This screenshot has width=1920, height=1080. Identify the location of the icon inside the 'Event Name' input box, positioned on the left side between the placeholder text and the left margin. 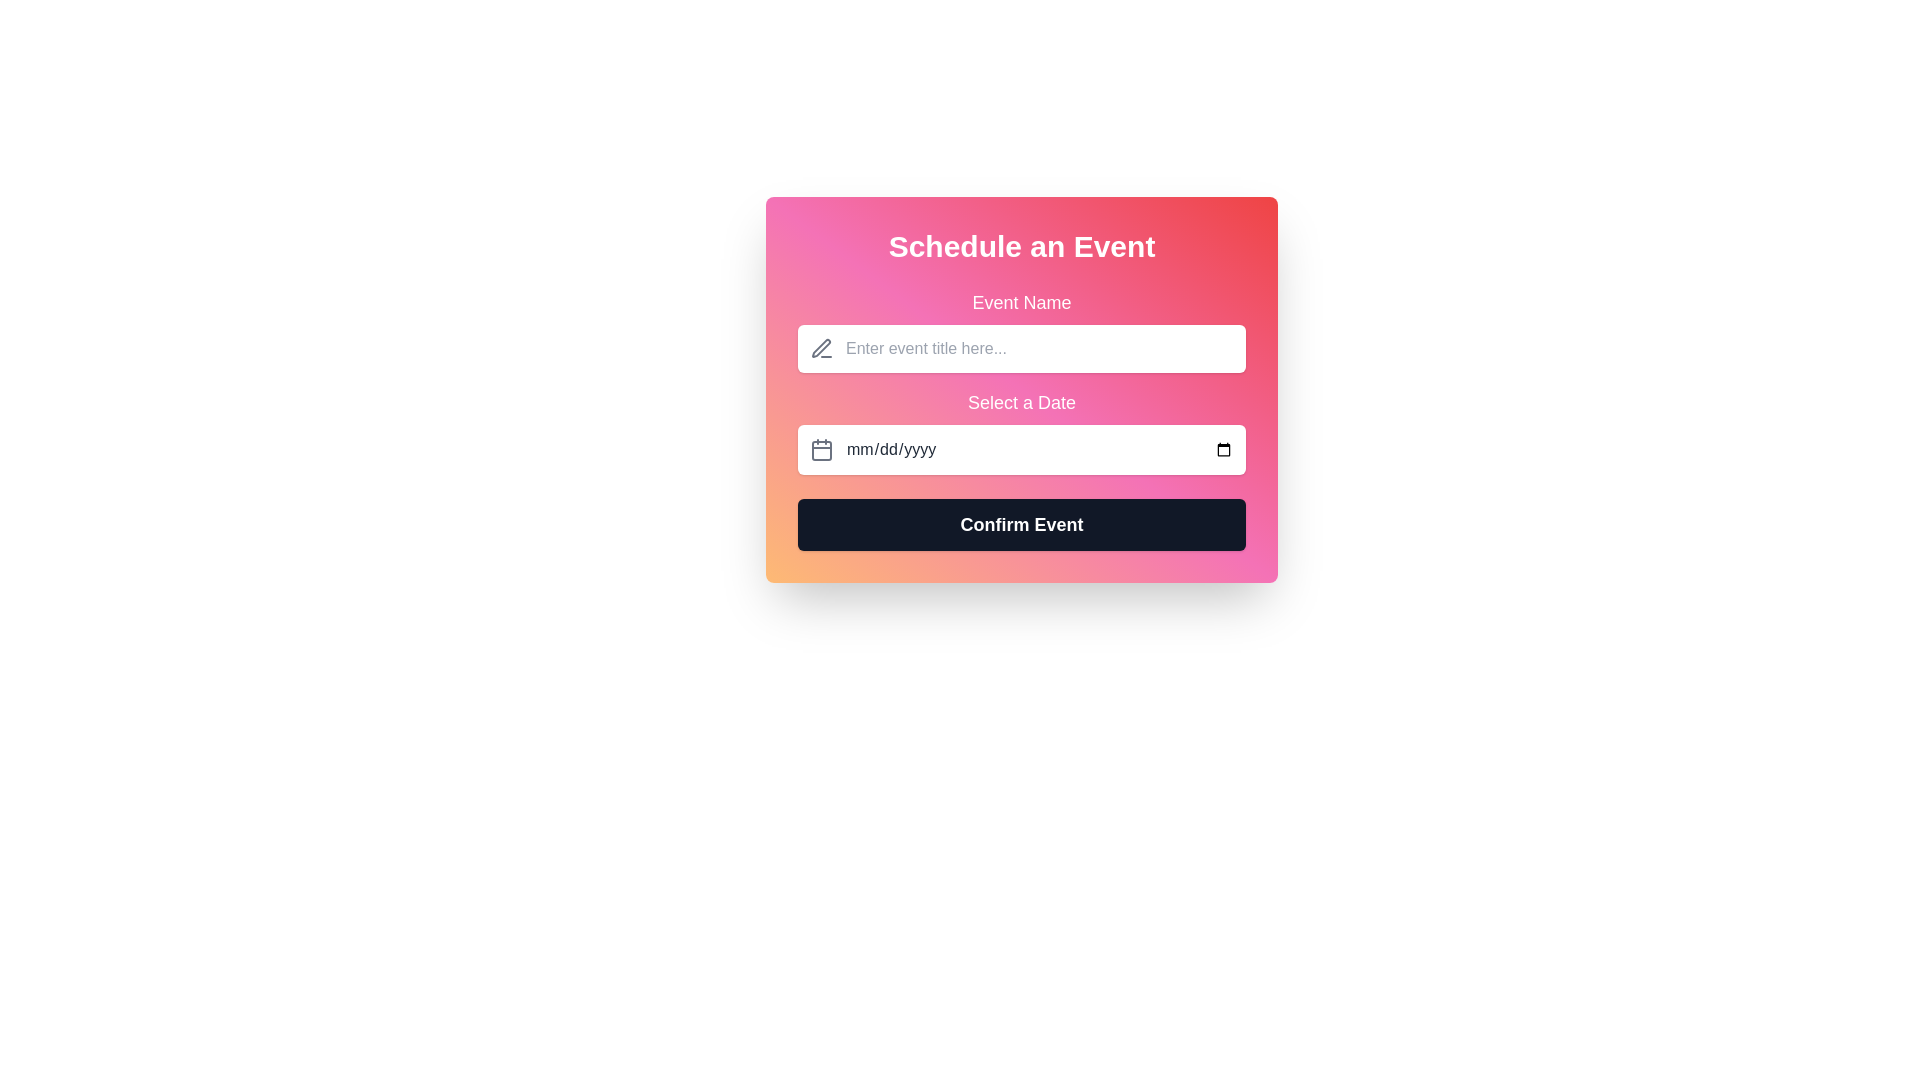
(821, 347).